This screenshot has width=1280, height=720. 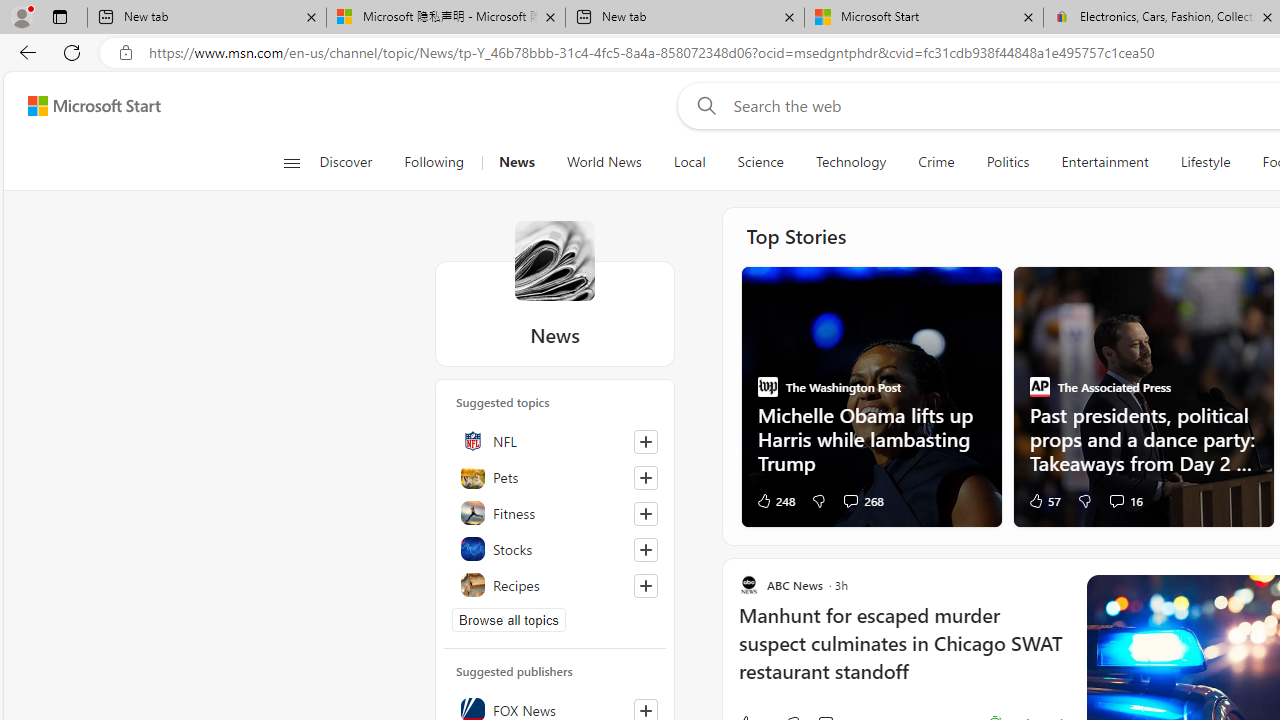 What do you see at coordinates (1008, 162) in the screenshot?
I see `'Politics'` at bounding box center [1008, 162].